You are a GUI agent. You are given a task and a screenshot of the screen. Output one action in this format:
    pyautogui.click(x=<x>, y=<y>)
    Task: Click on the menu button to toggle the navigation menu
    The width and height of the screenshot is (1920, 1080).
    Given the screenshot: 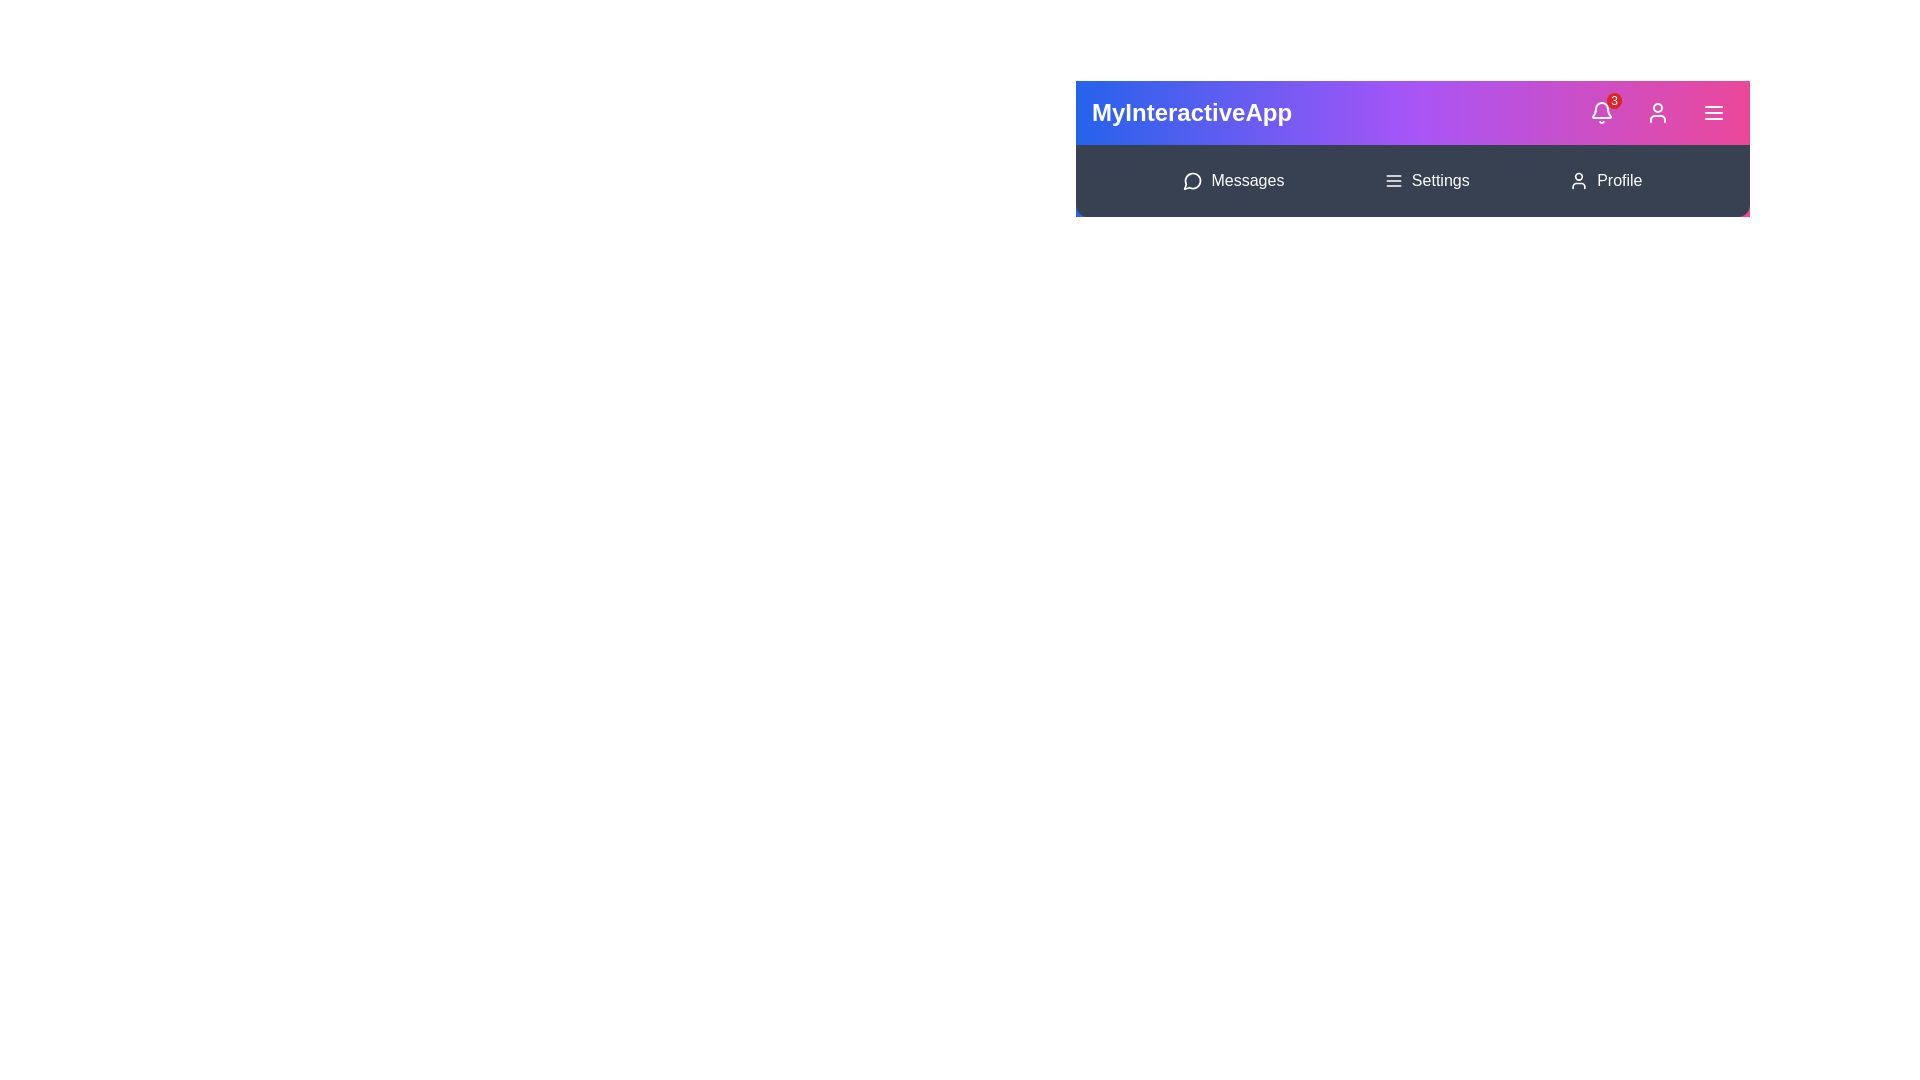 What is the action you would take?
    pyautogui.click(x=1712, y=112)
    